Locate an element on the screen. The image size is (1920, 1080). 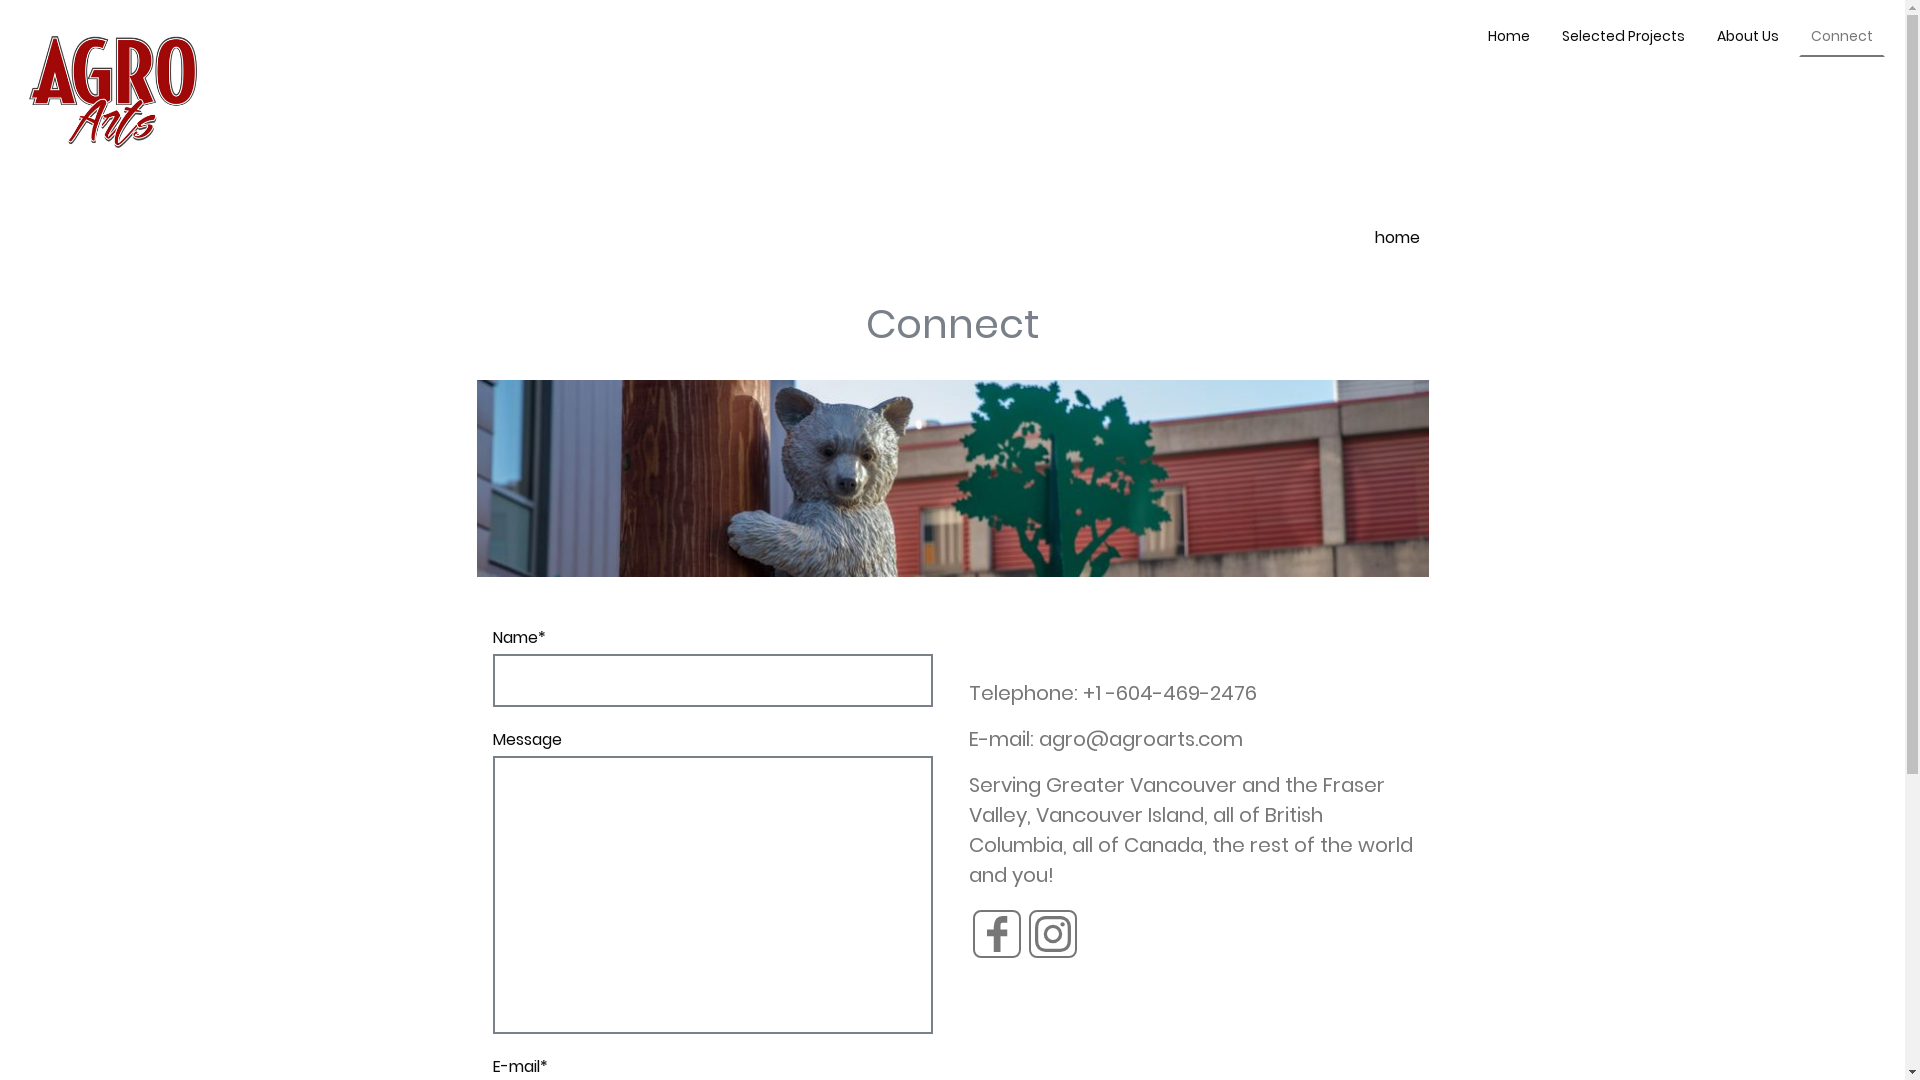
'home' is located at coordinates (1396, 236).